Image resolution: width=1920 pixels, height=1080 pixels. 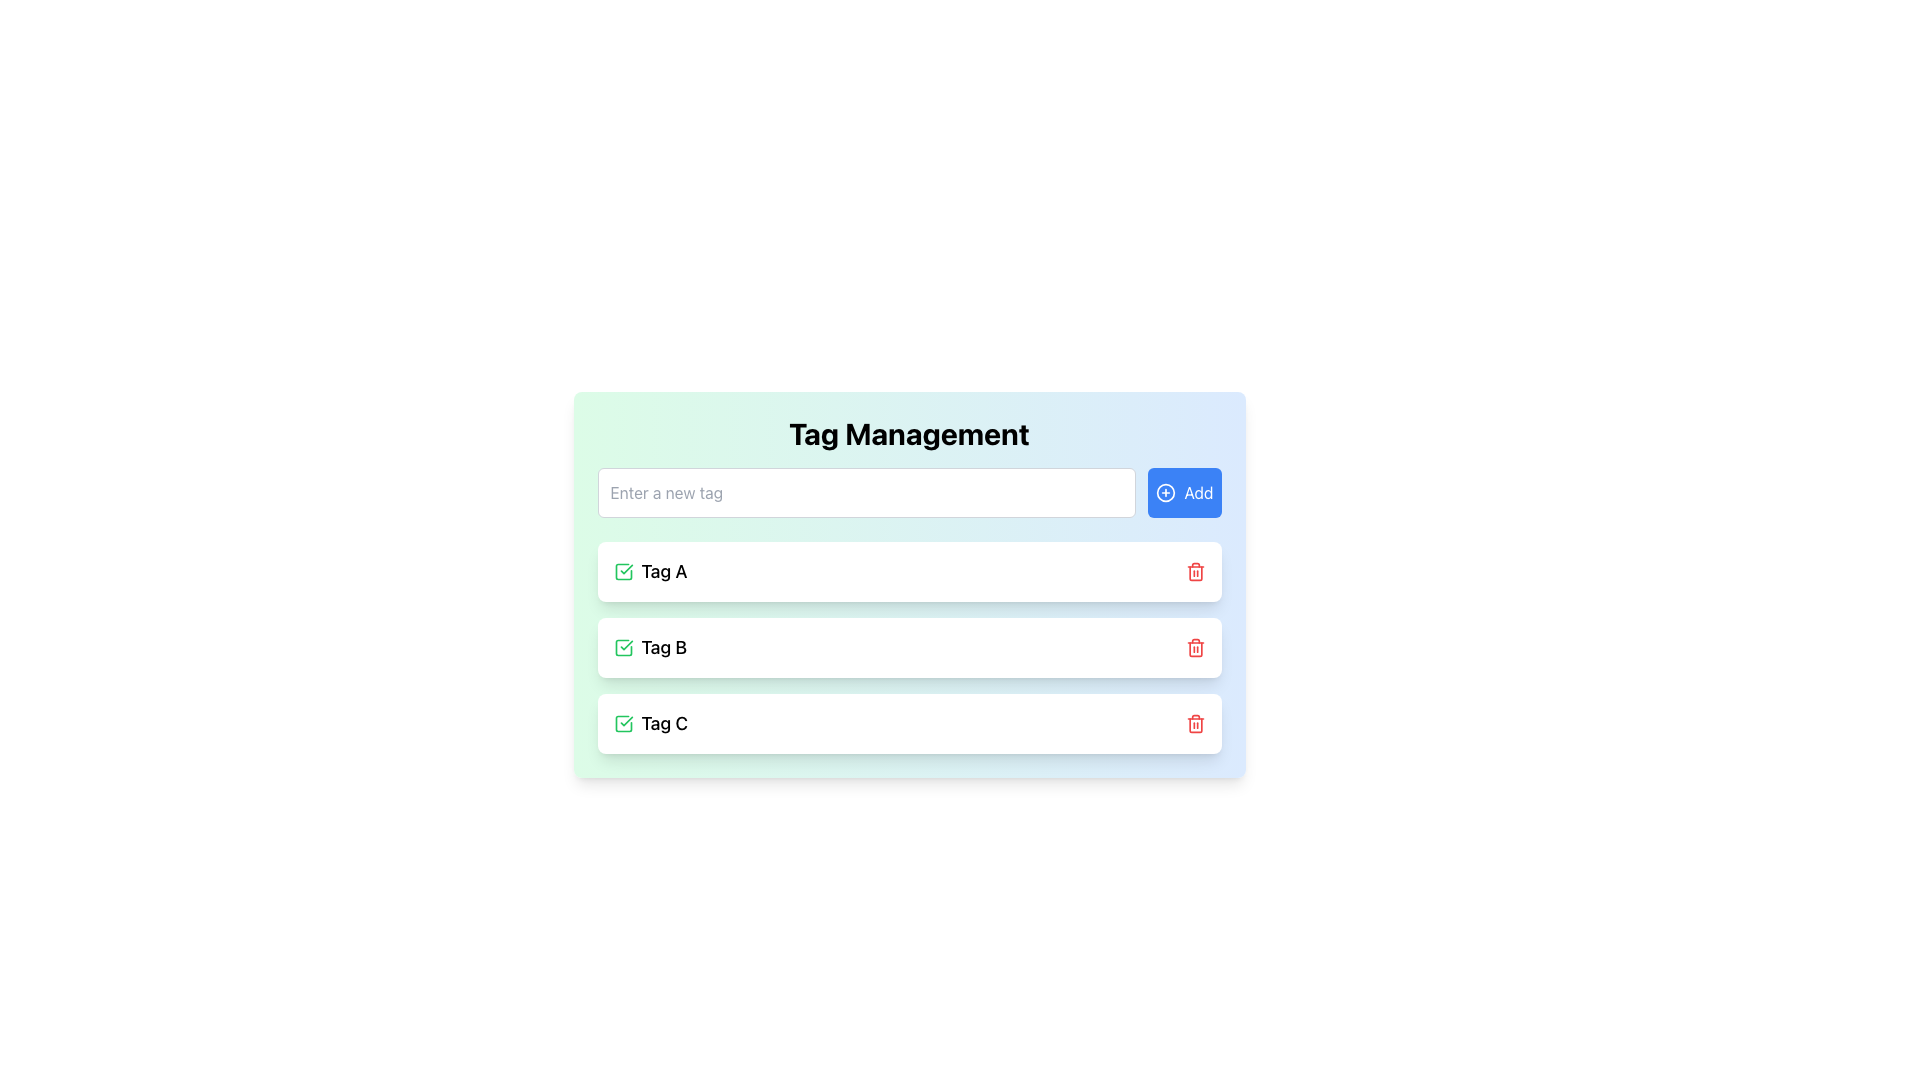 What do you see at coordinates (650, 724) in the screenshot?
I see `the text 'Tag C' in the tag item element that features a green checkmark icon on the left and is positioned as the third item in a vertical list of tags` at bounding box center [650, 724].